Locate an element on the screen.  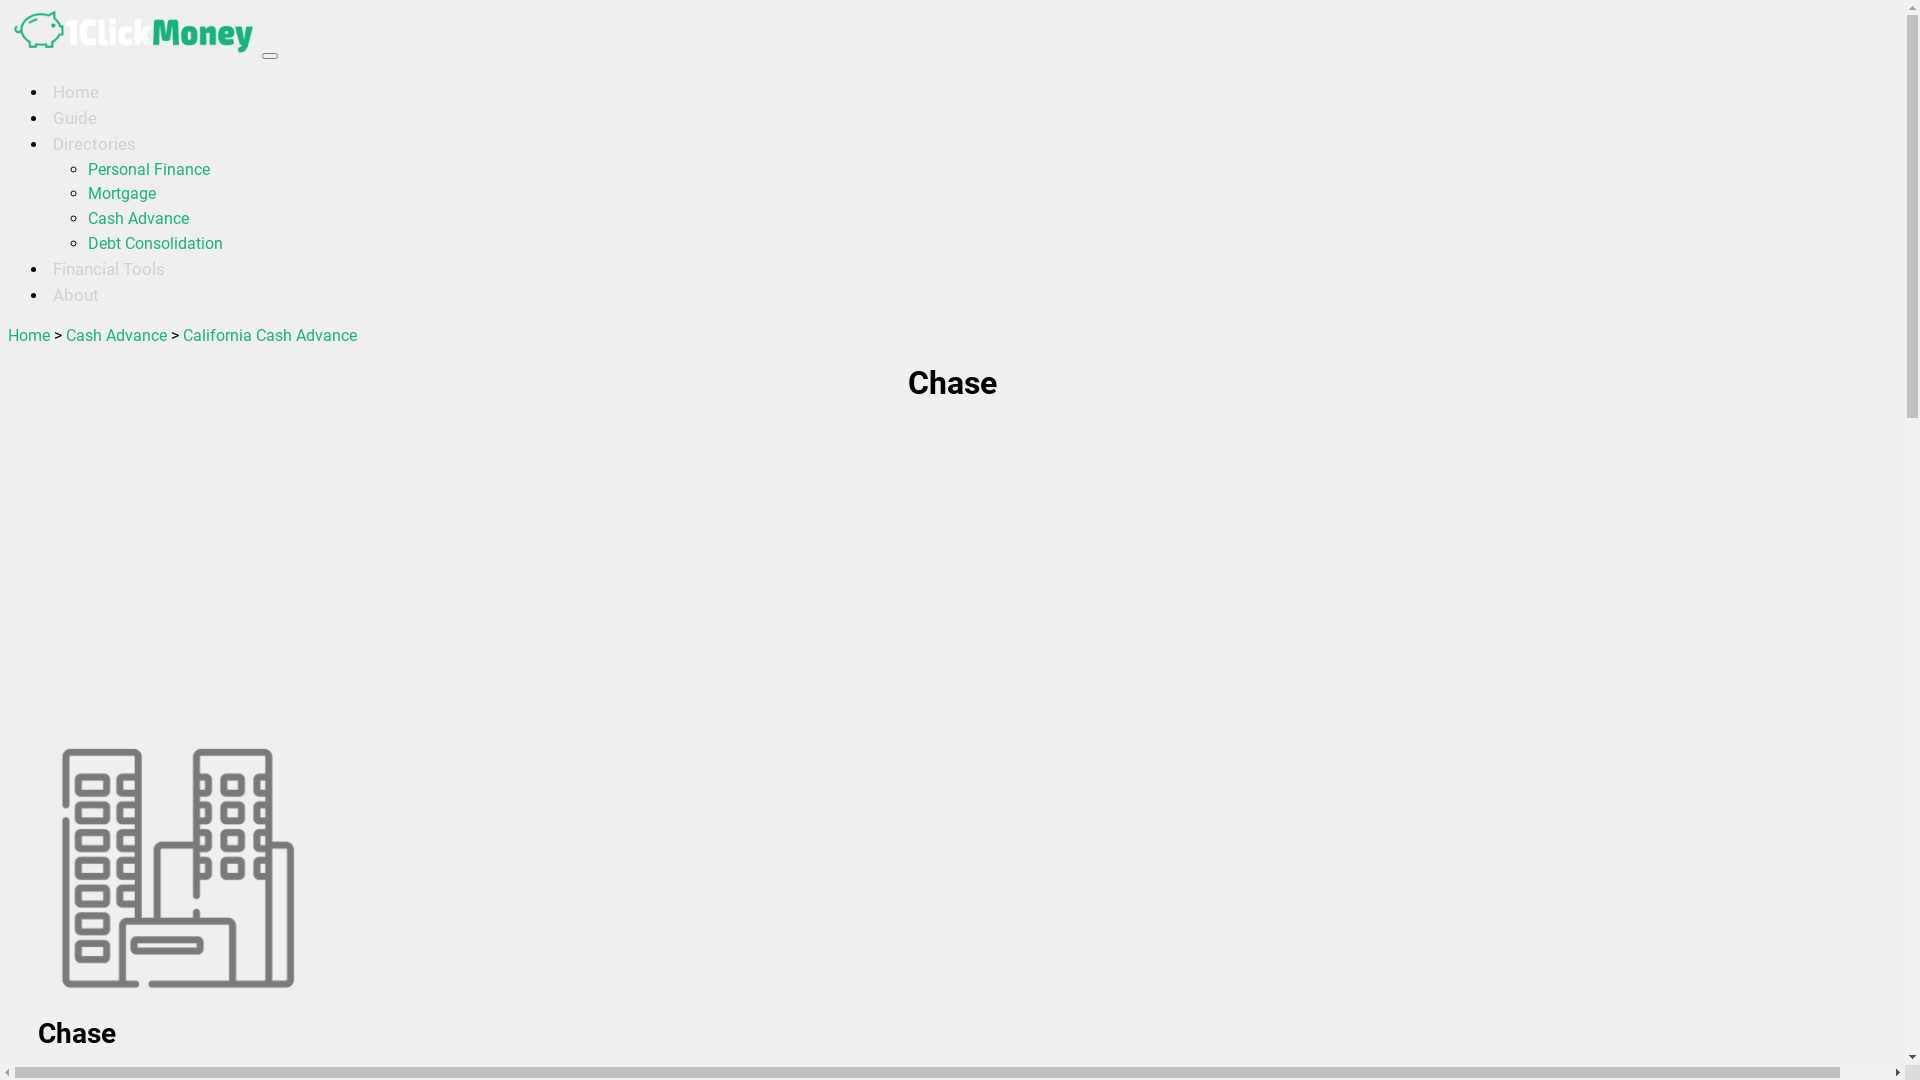
'Personal Finance' is located at coordinates (147, 168).